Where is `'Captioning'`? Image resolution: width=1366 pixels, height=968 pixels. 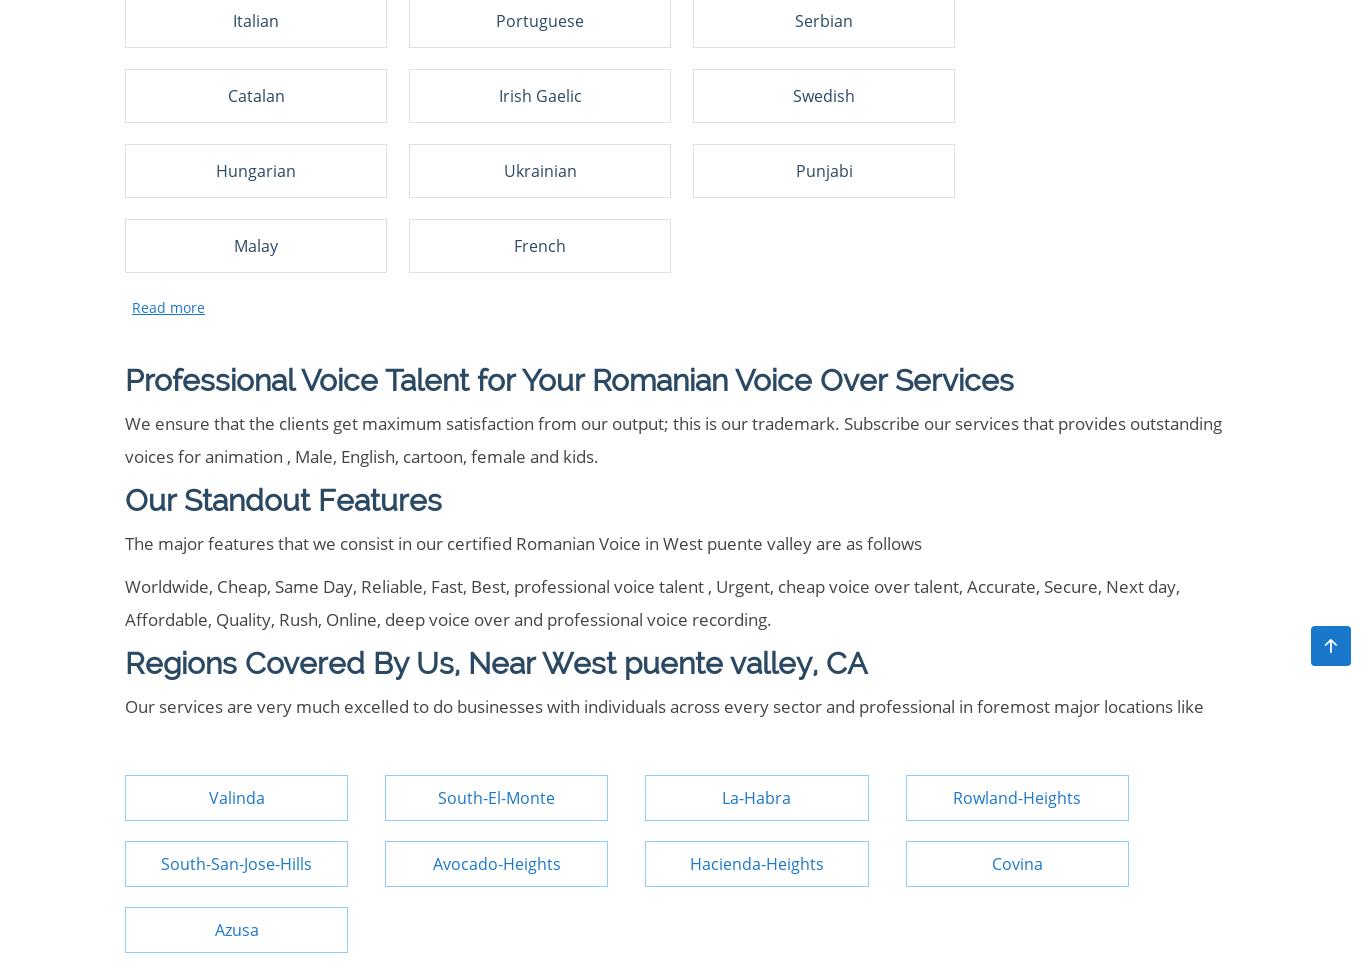
'Captioning' is located at coordinates (180, 92).